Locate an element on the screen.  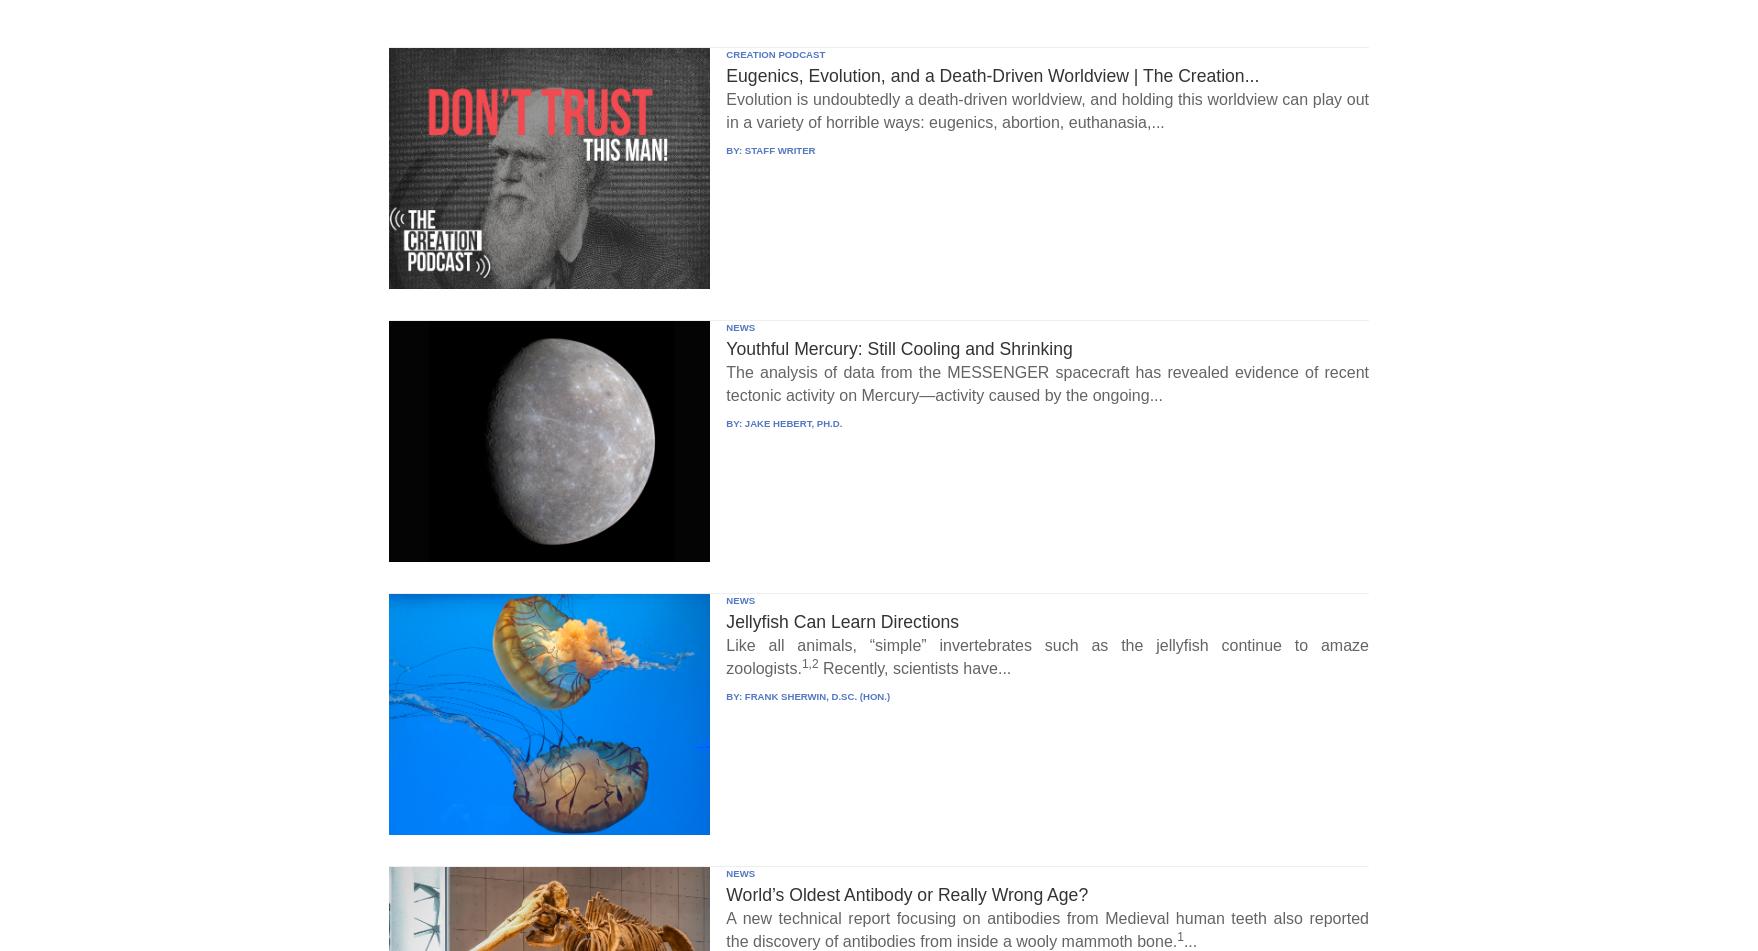
'Jellyfish Can Learn Directions' is located at coordinates (841, 620).